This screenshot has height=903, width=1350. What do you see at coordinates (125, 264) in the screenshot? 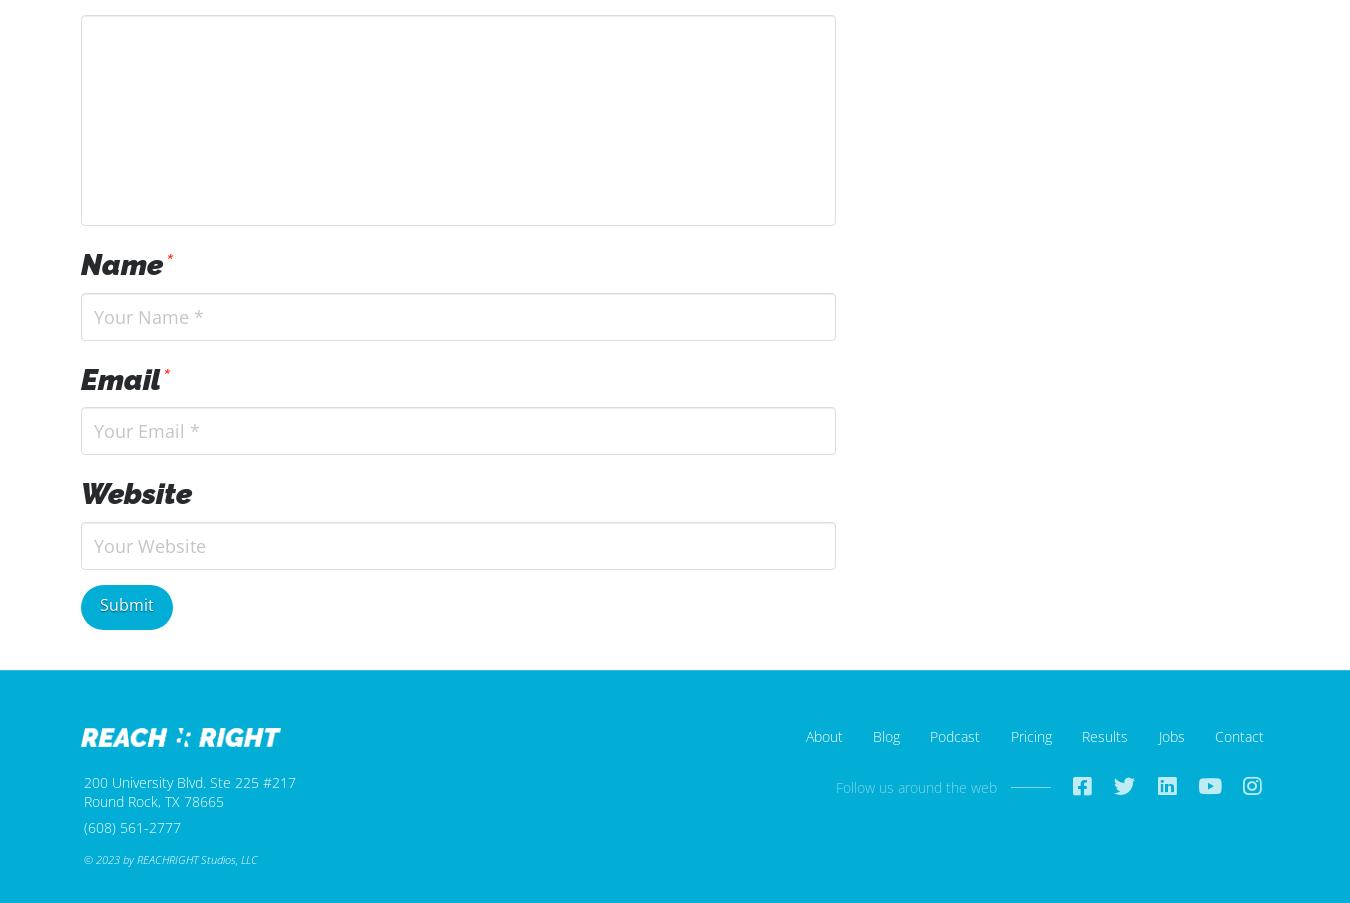
I see `'Name'` at bounding box center [125, 264].